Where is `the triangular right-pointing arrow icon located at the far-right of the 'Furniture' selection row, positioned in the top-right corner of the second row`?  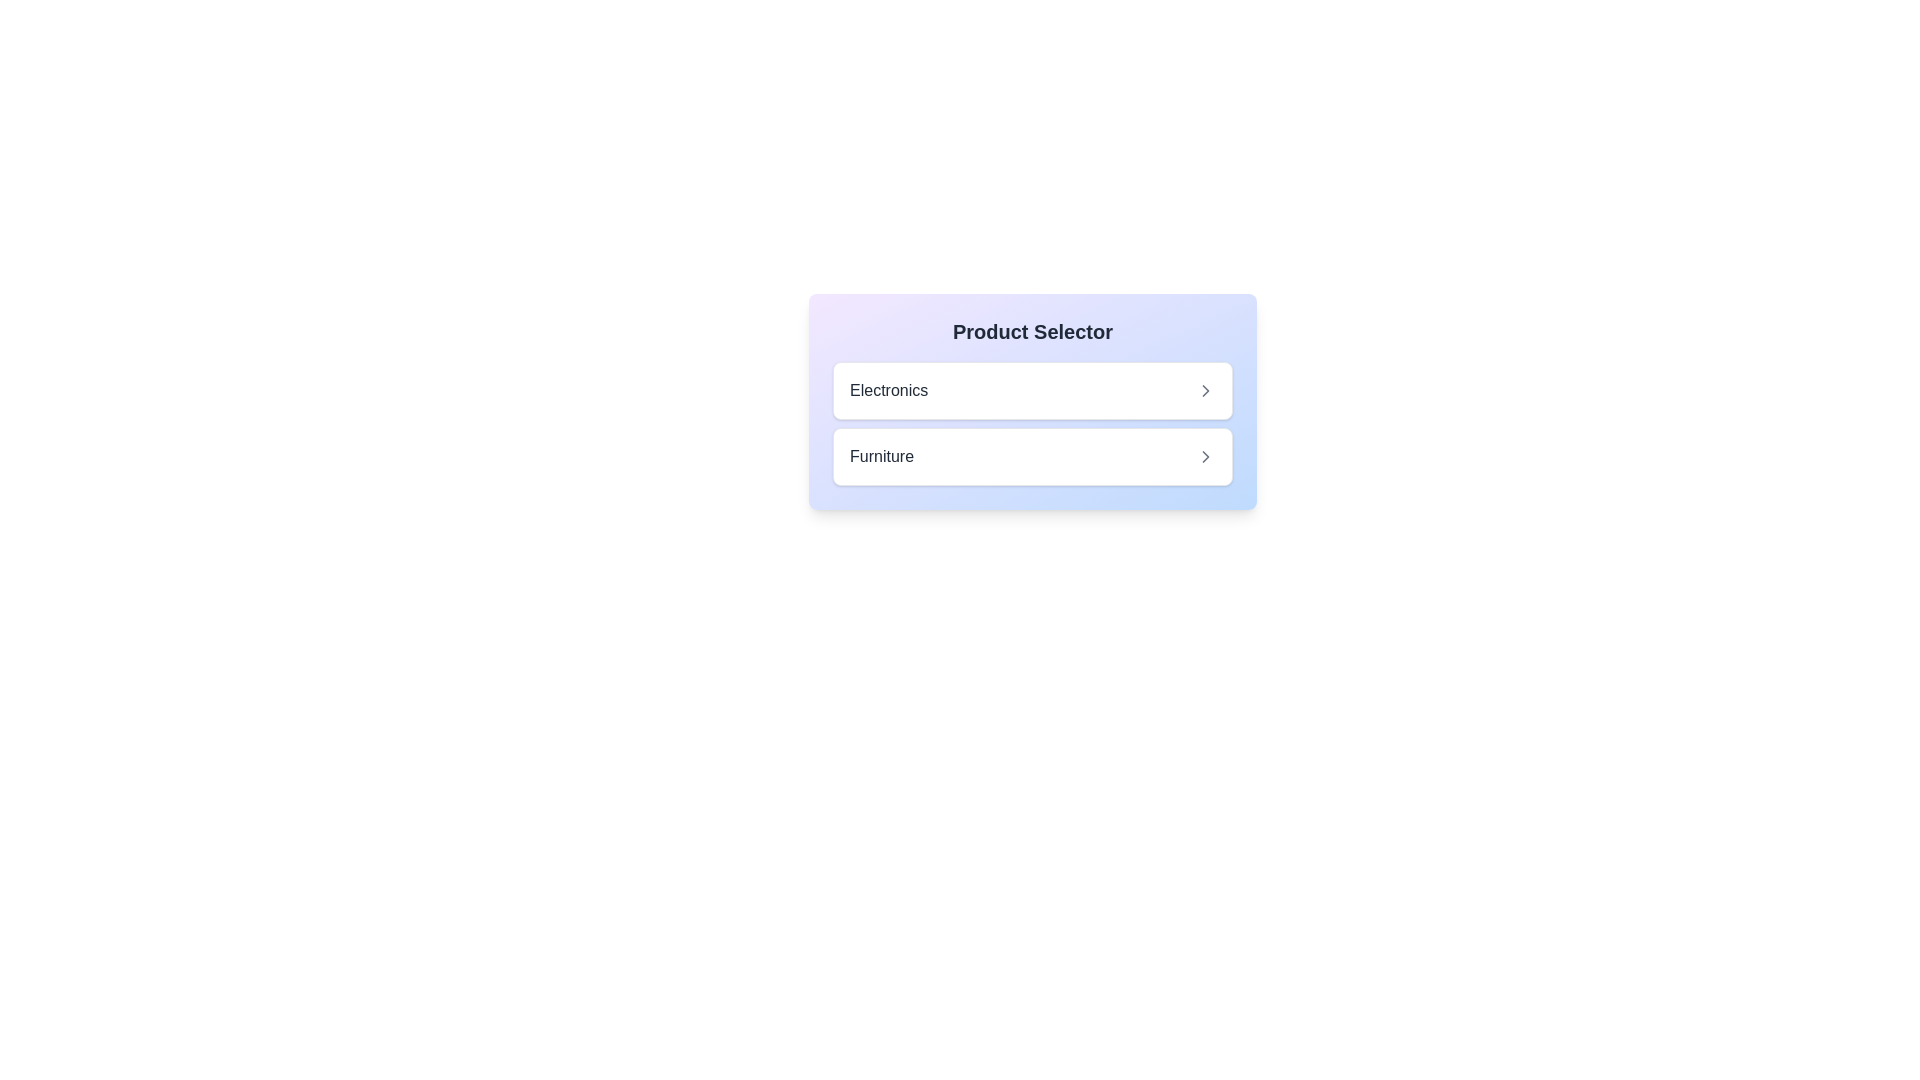 the triangular right-pointing arrow icon located at the far-right of the 'Furniture' selection row, positioned in the top-right corner of the second row is located at coordinates (1204, 456).